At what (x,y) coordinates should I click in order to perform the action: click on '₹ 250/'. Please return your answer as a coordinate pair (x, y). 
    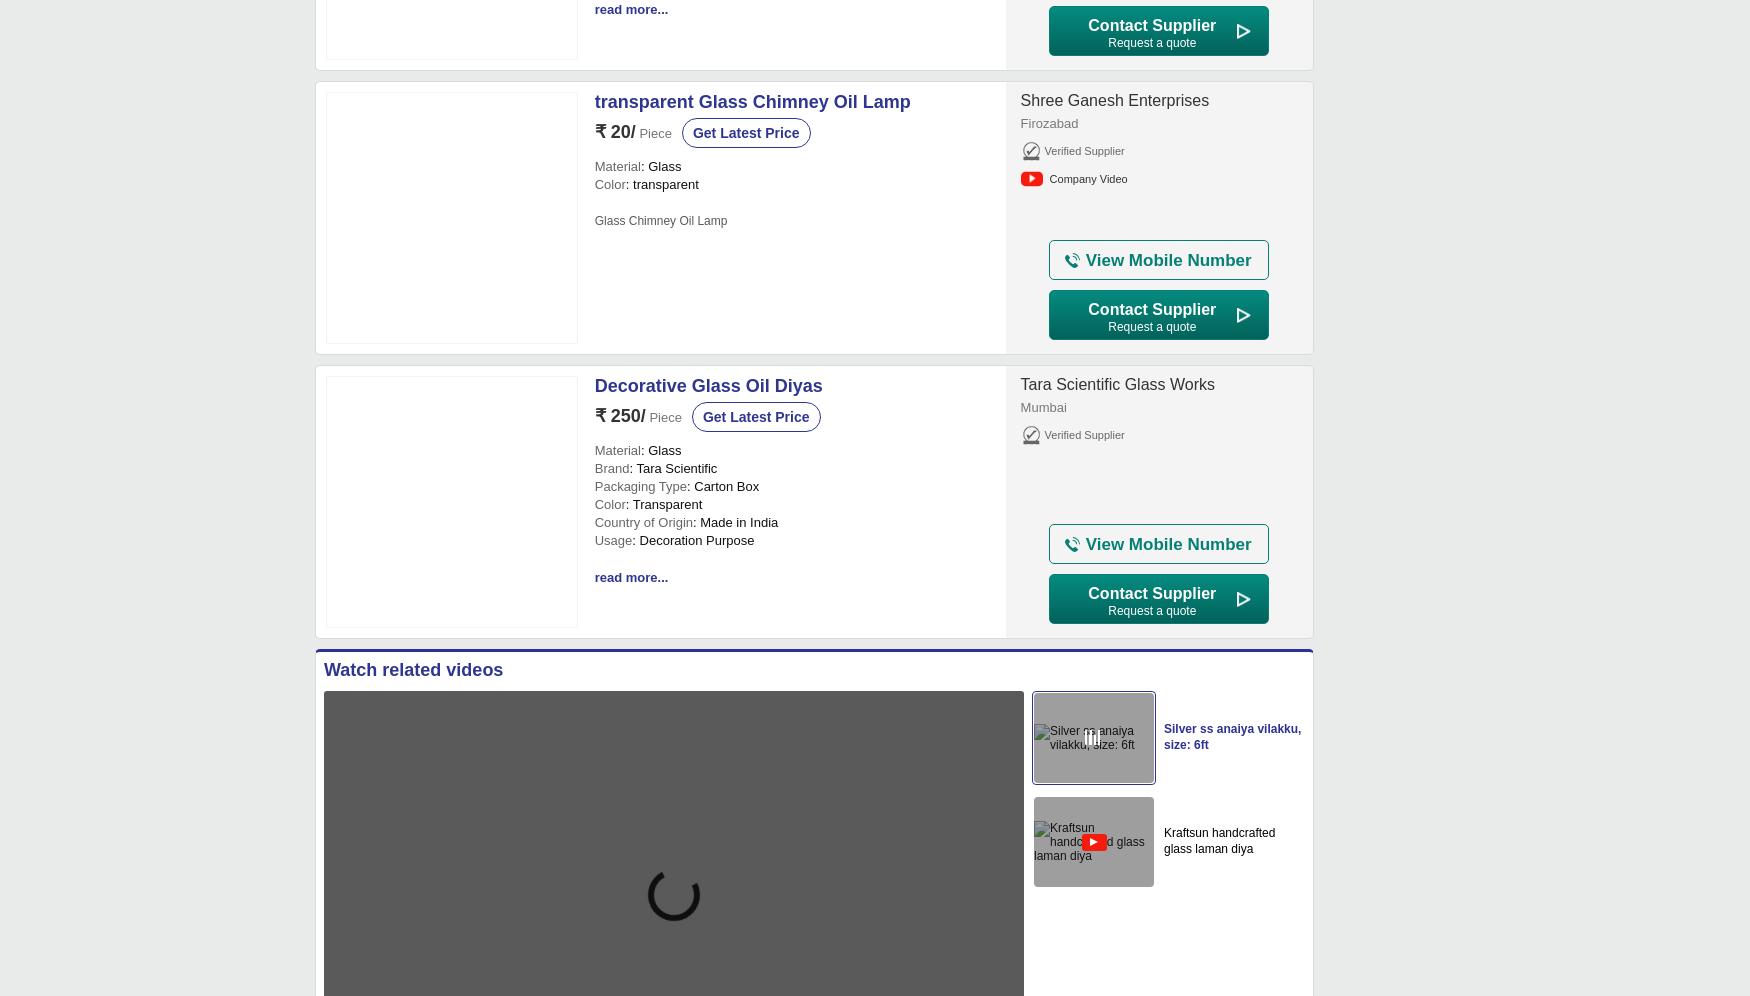
    Looking at the image, I should click on (619, 416).